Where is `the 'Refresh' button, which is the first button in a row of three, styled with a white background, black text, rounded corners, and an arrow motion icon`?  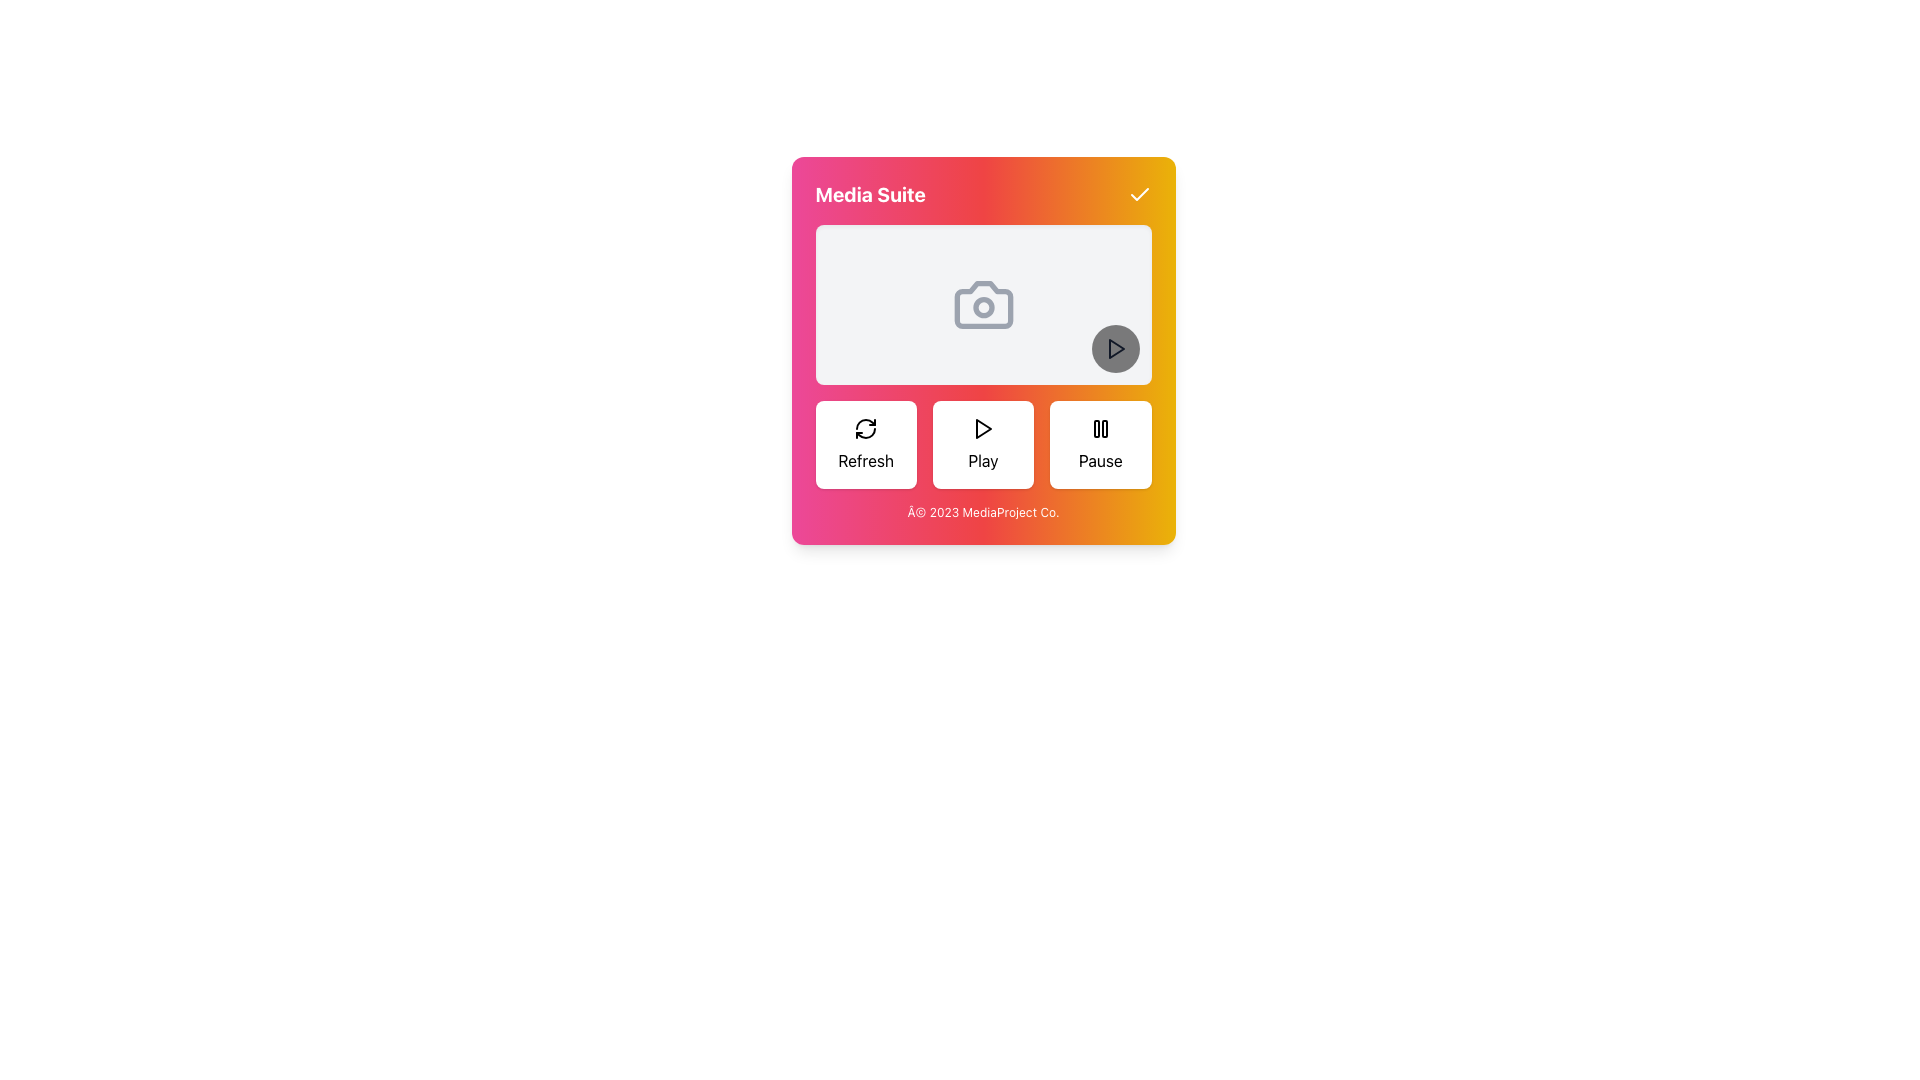 the 'Refresh' button, which is the first button in a row of three, styled with a white background, black text, rounded corners, and an arrow motion icon is located at coordinates (866, 443).